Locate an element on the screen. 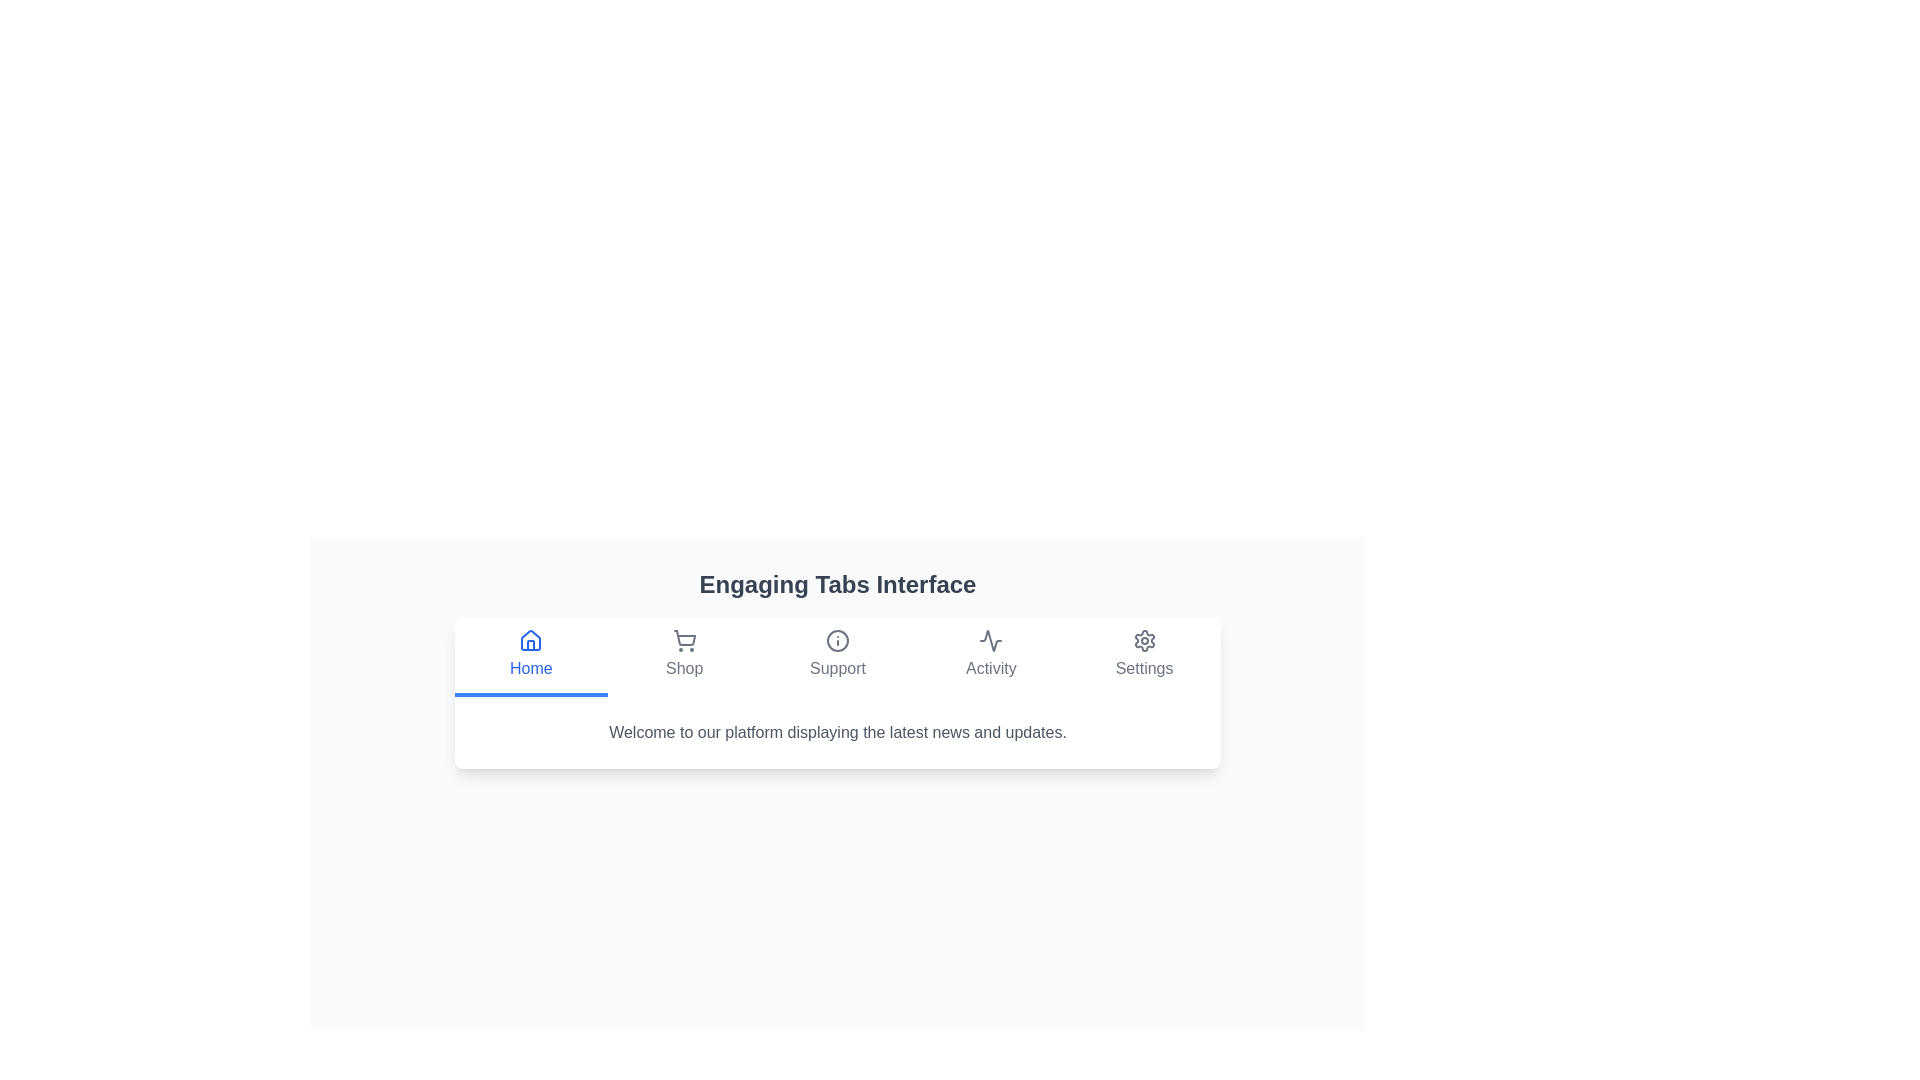  the shopping cart icon which represents the 'Shop' tab, located at the top center of the navigation area is located at coordinates (684, 640).